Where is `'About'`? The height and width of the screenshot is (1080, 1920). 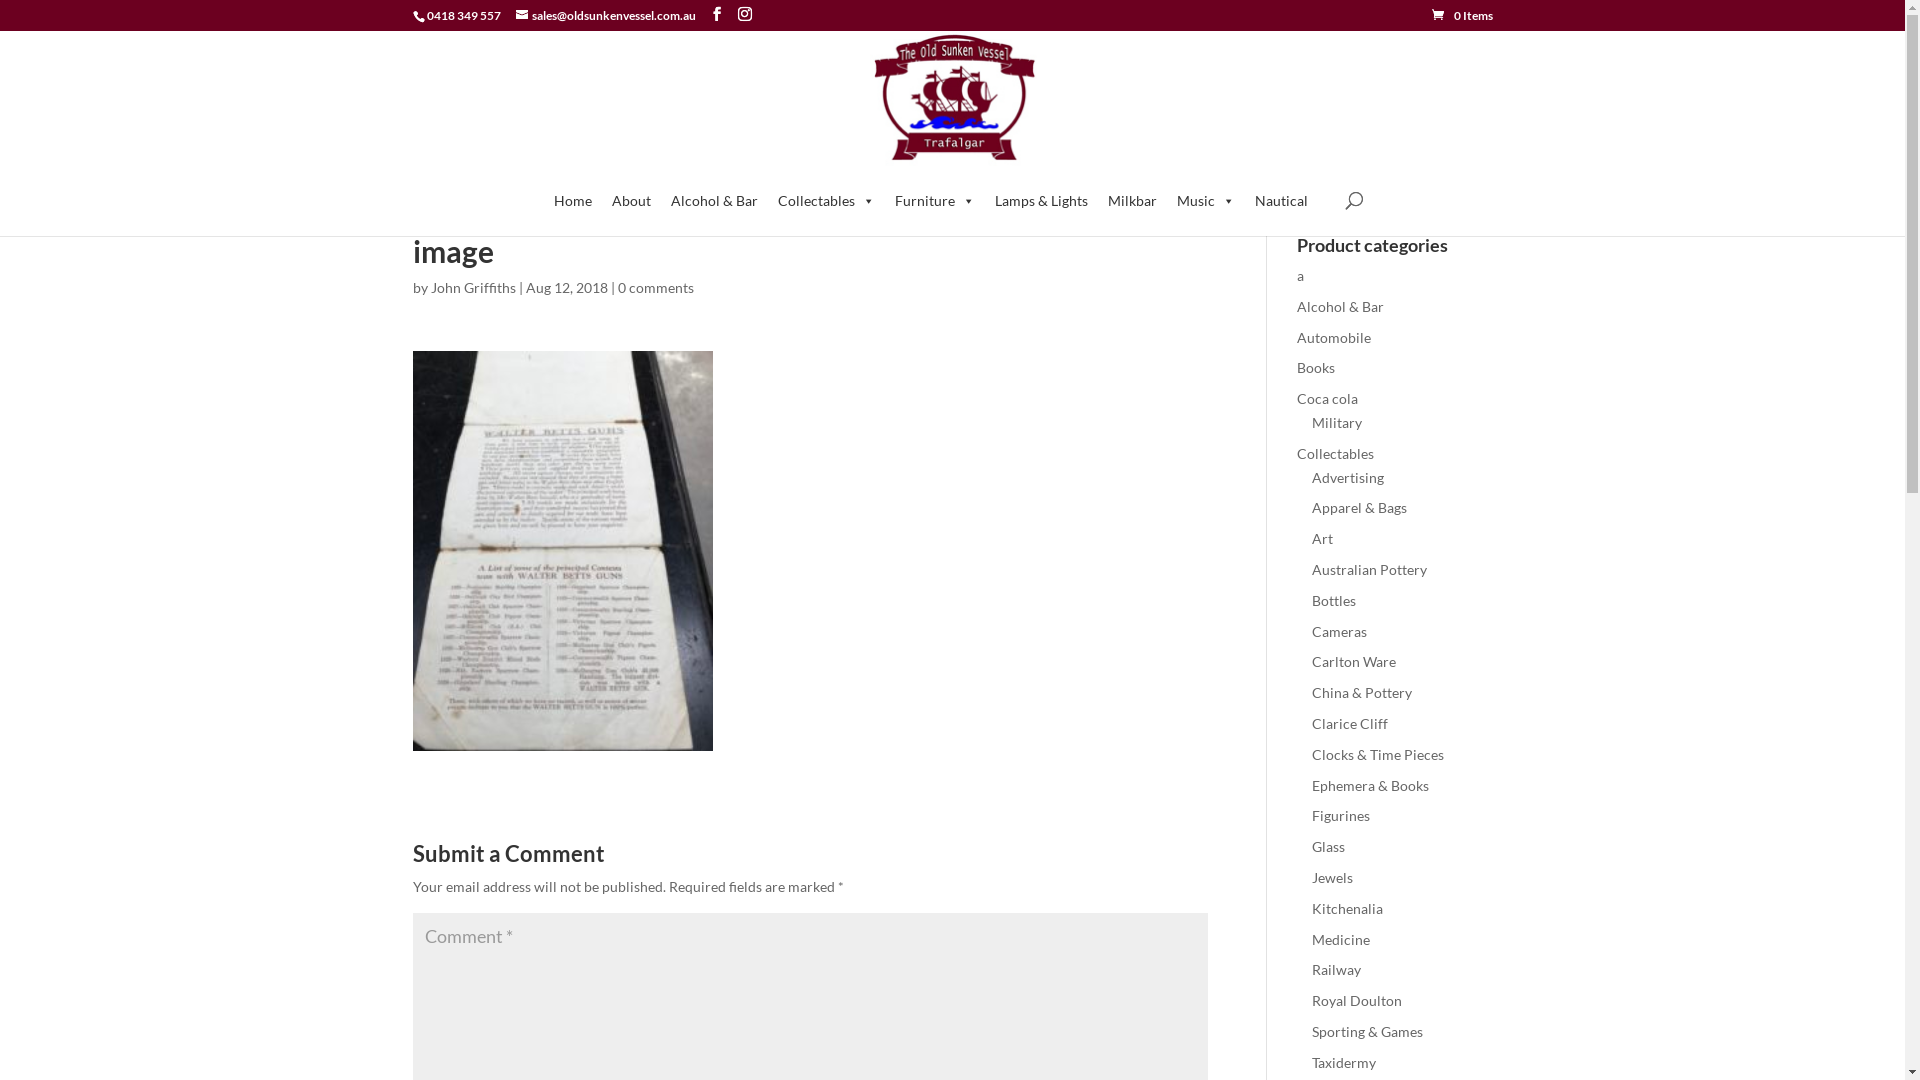
'About' is located at coordinates (630, 200).